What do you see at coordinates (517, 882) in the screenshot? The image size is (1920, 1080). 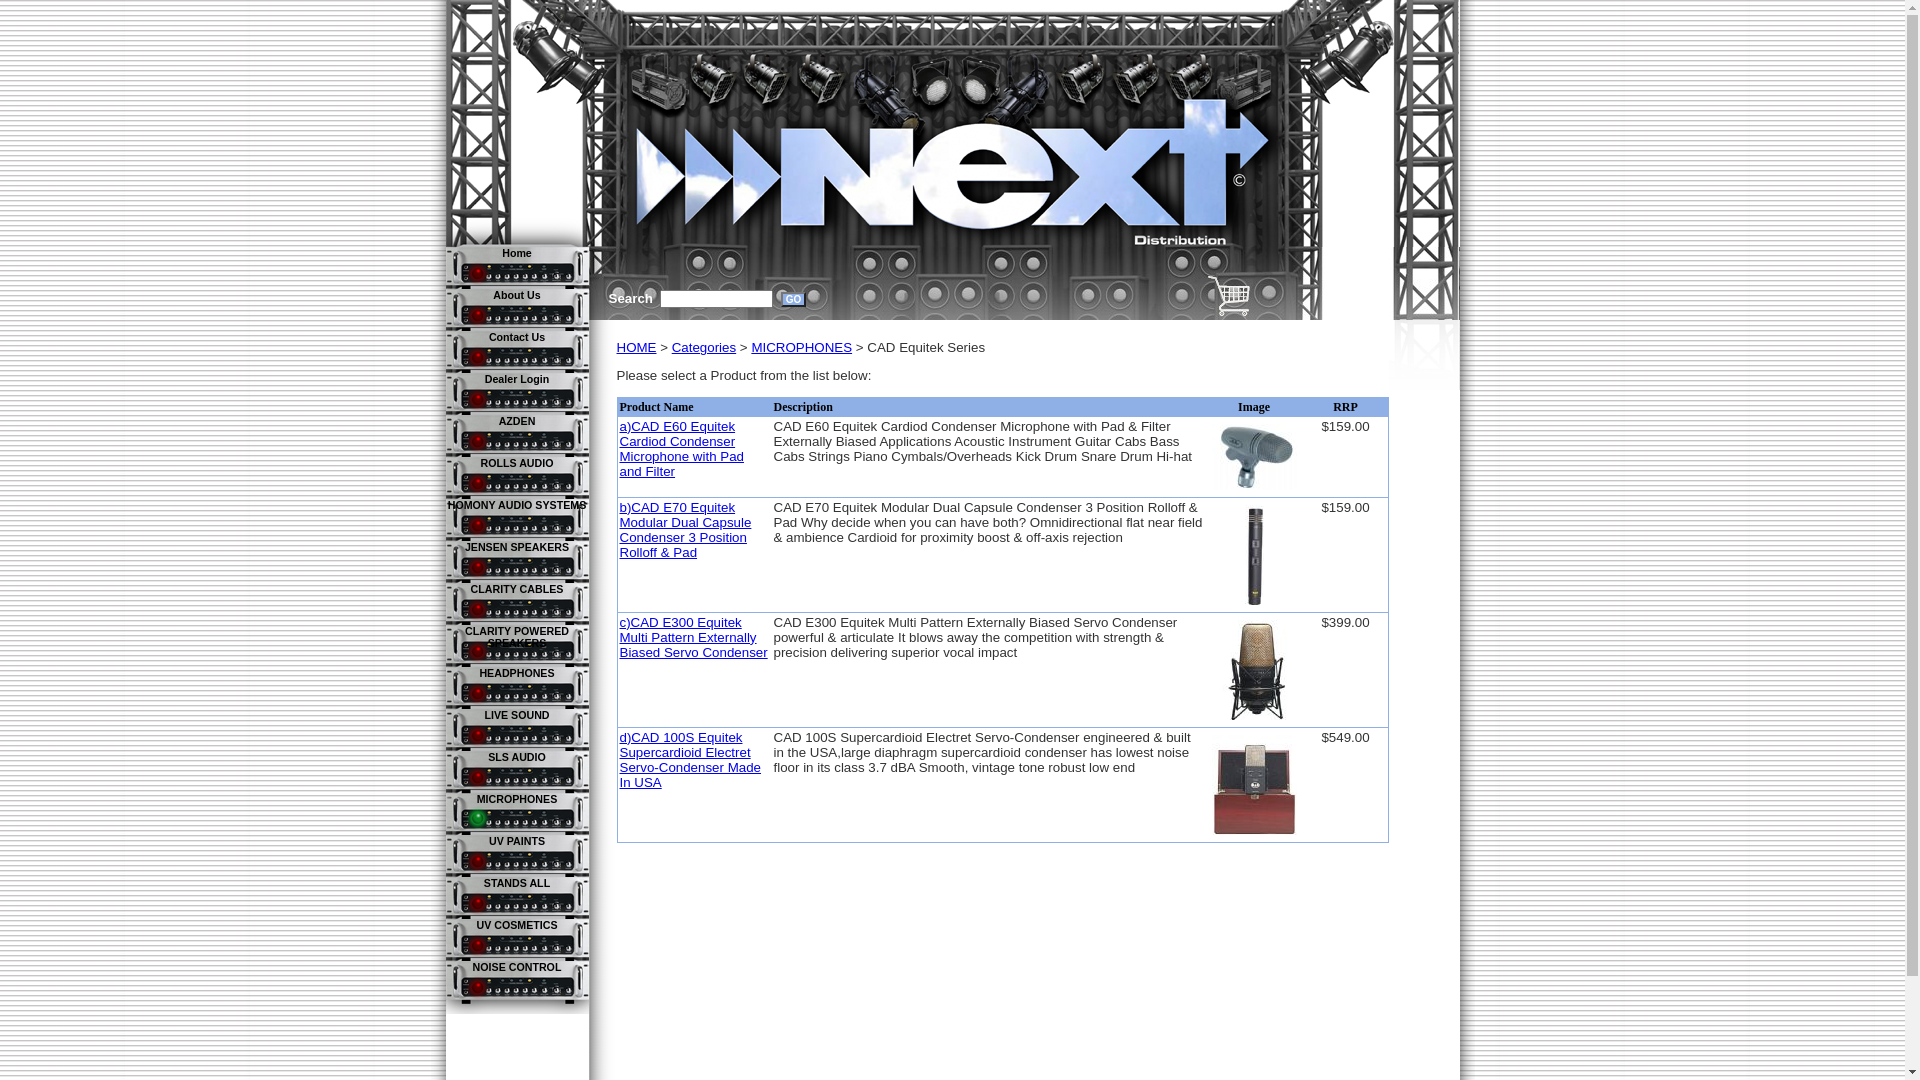 I see `'STANDS ALL'` at bounding box center [517, 882].